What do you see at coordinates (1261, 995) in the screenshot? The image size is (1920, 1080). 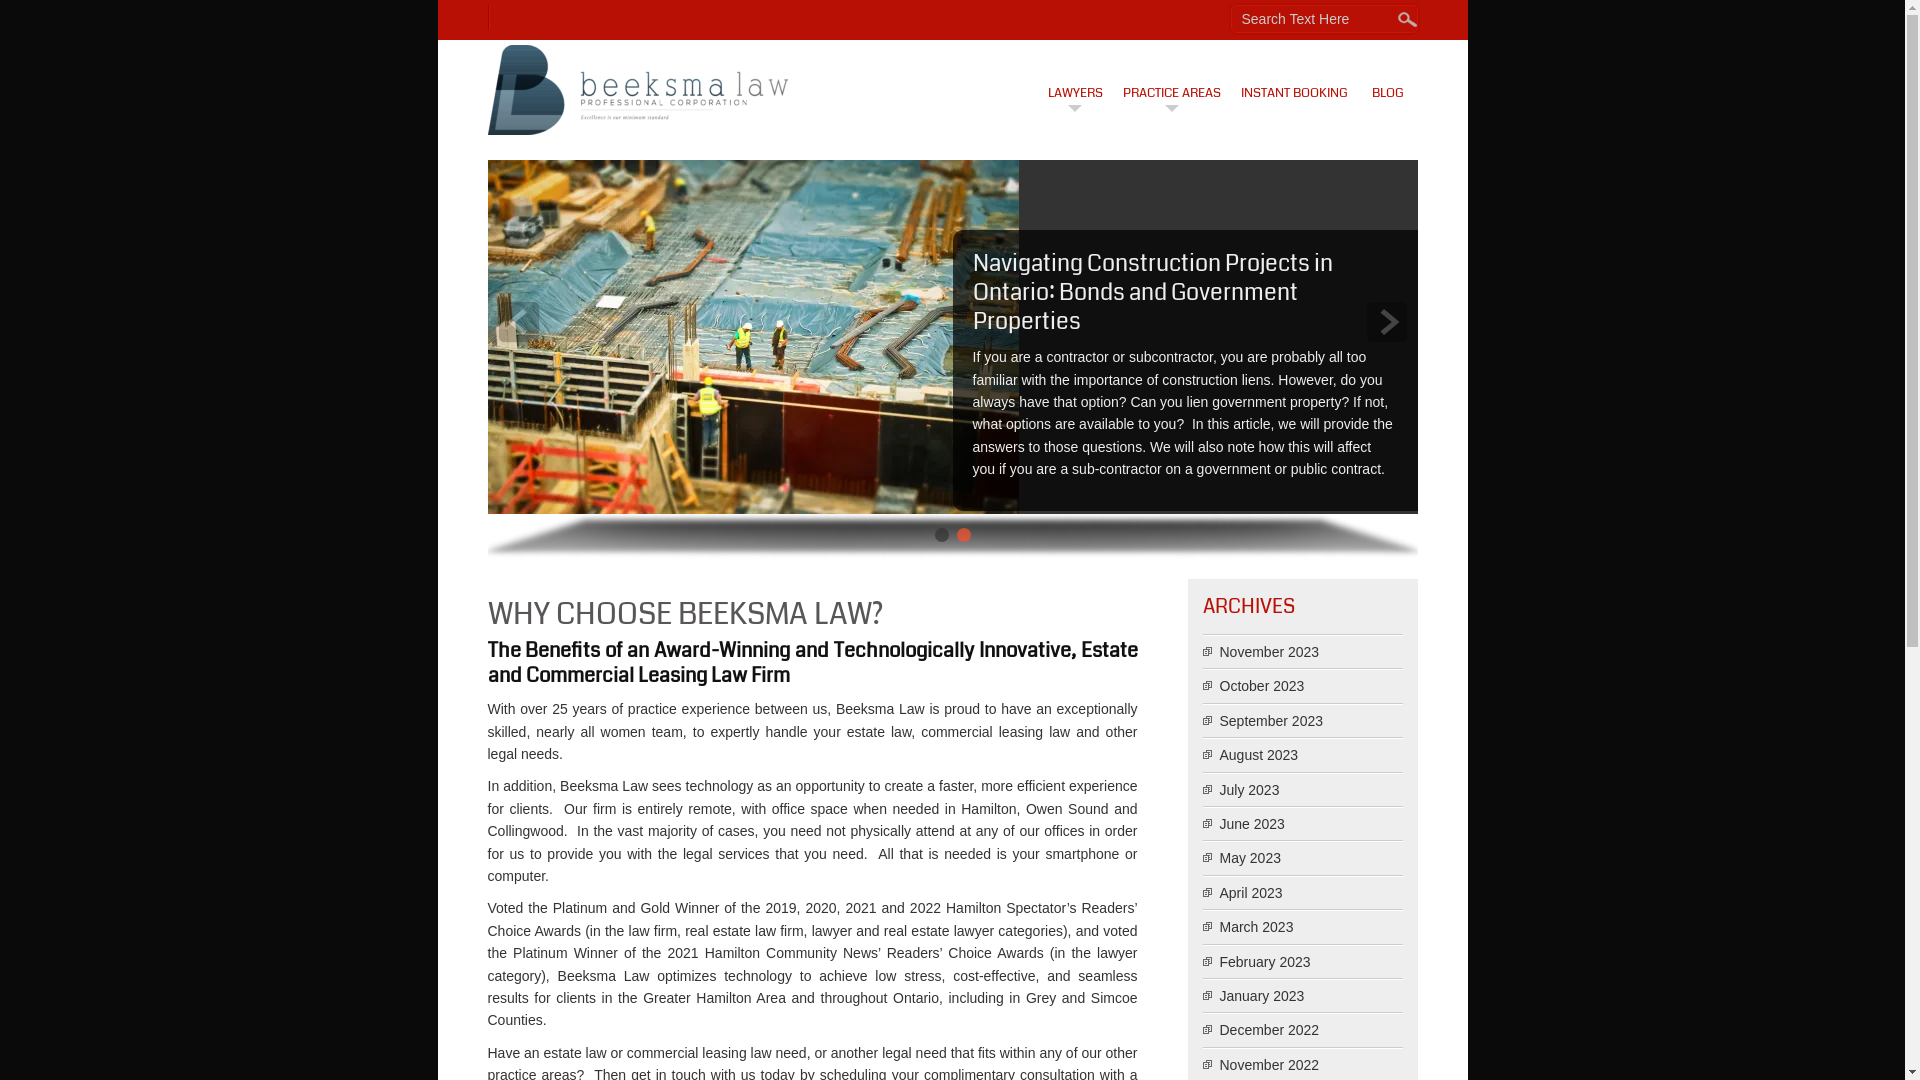 I see `'January 2023'` at bounding box center [1261, 995].